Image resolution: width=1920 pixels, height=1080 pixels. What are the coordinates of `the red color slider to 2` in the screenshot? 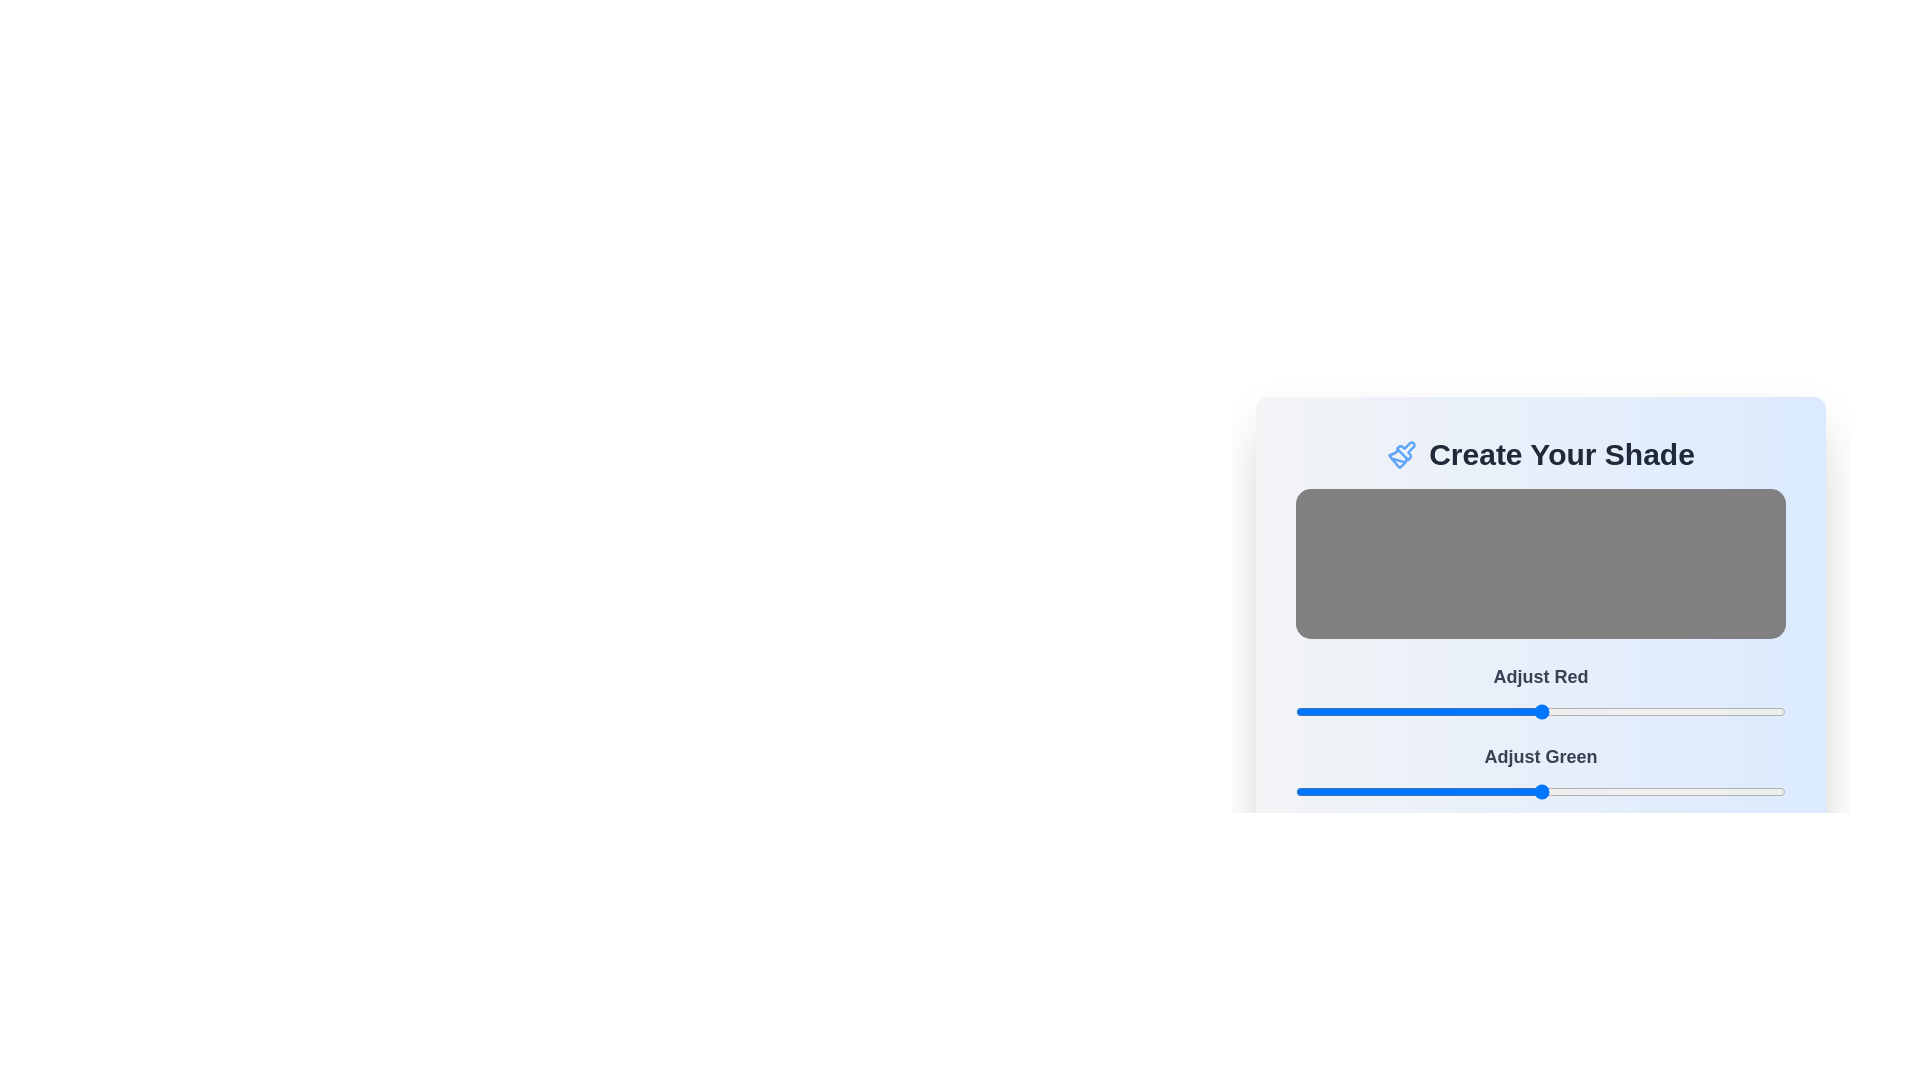 It's located at (1299, 711).